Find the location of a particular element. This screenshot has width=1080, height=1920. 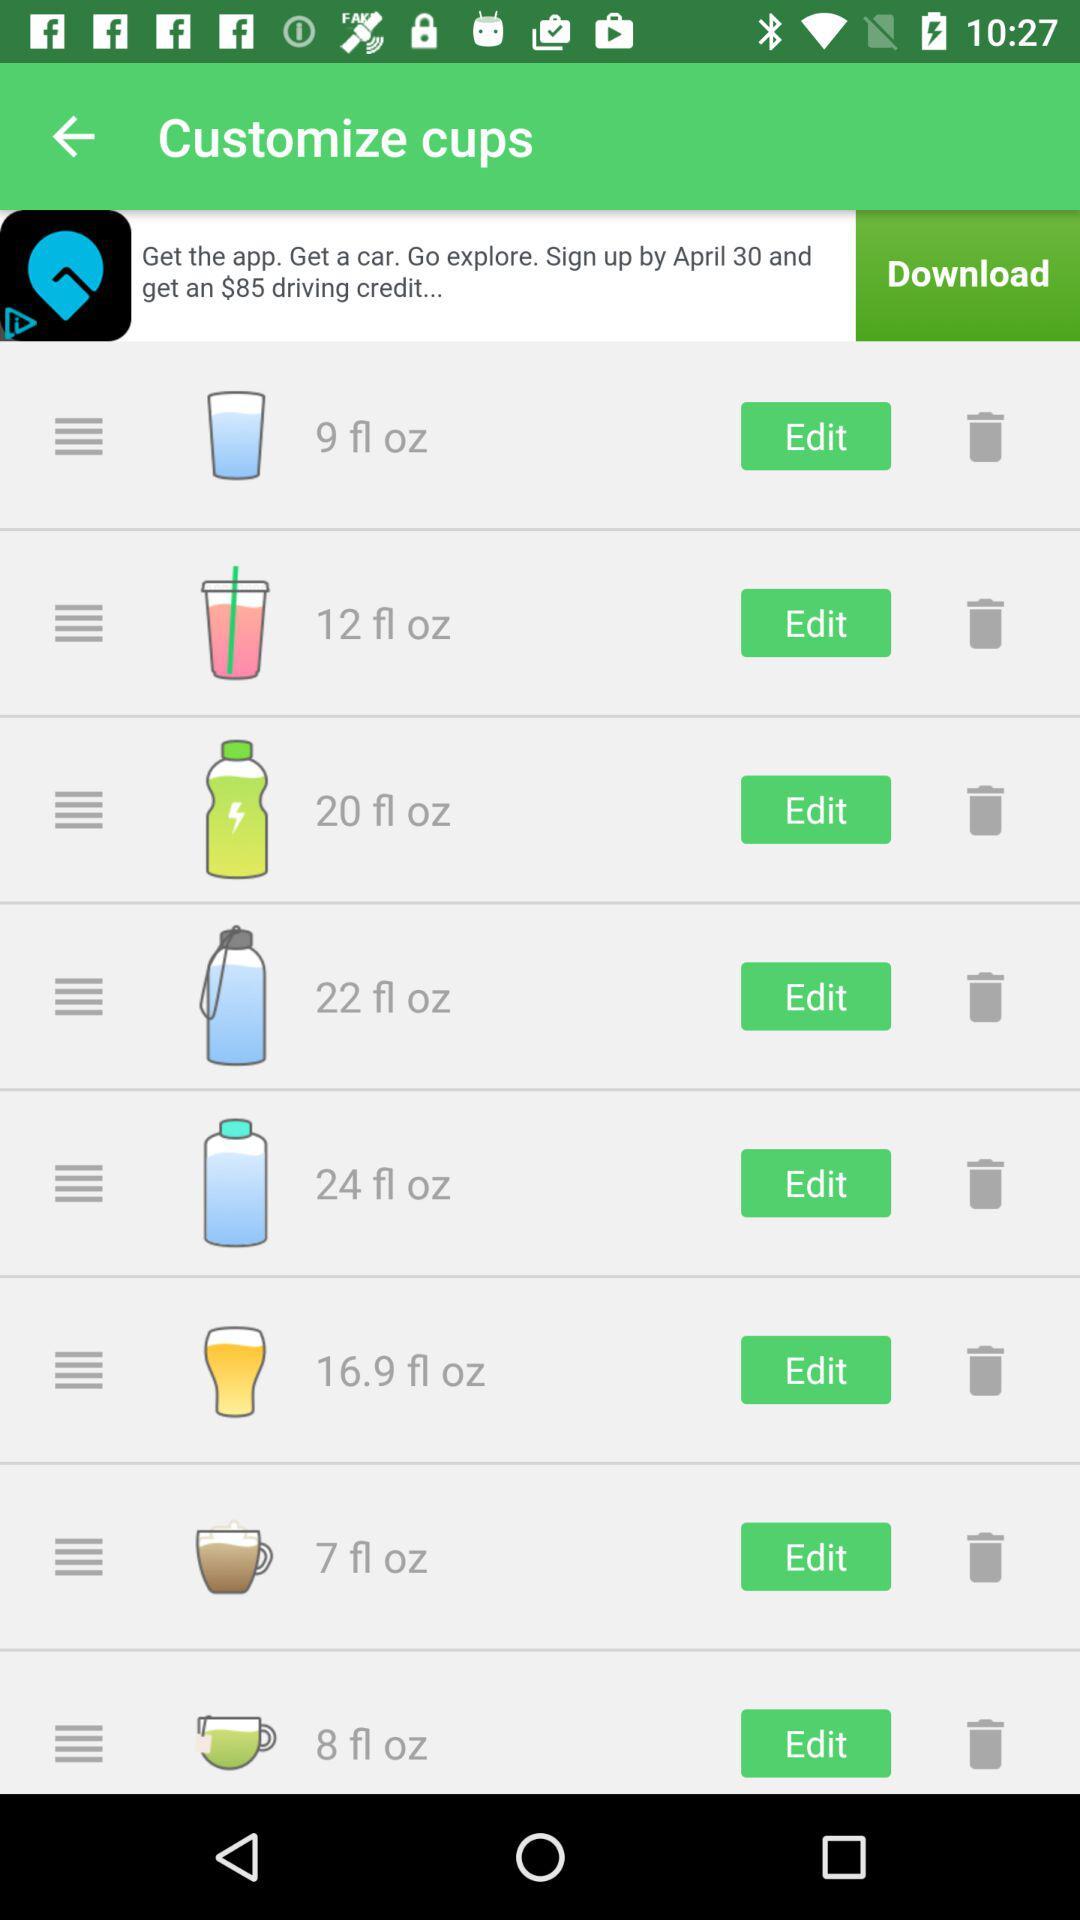

click advertisement is located at coordinates (540, 274).